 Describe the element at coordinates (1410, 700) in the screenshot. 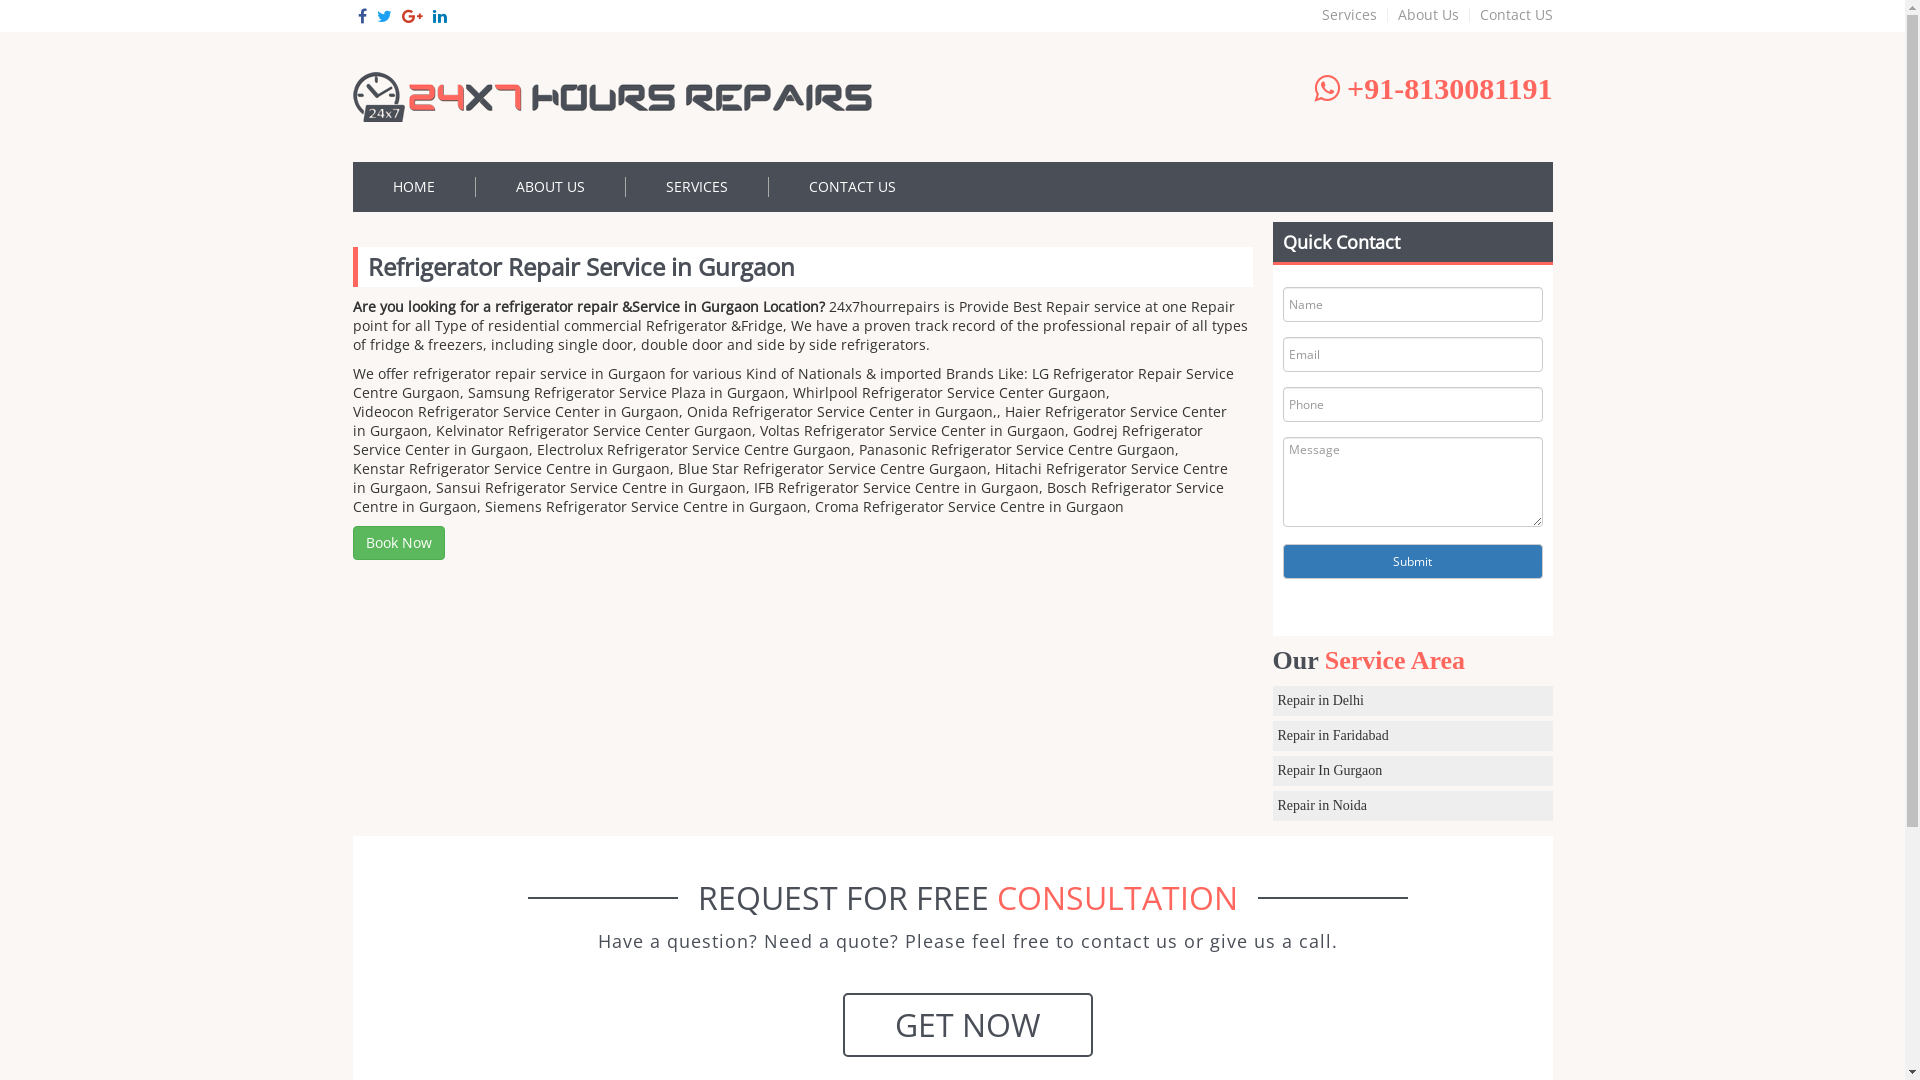

I see `'Repair in Delhi'` at that location.